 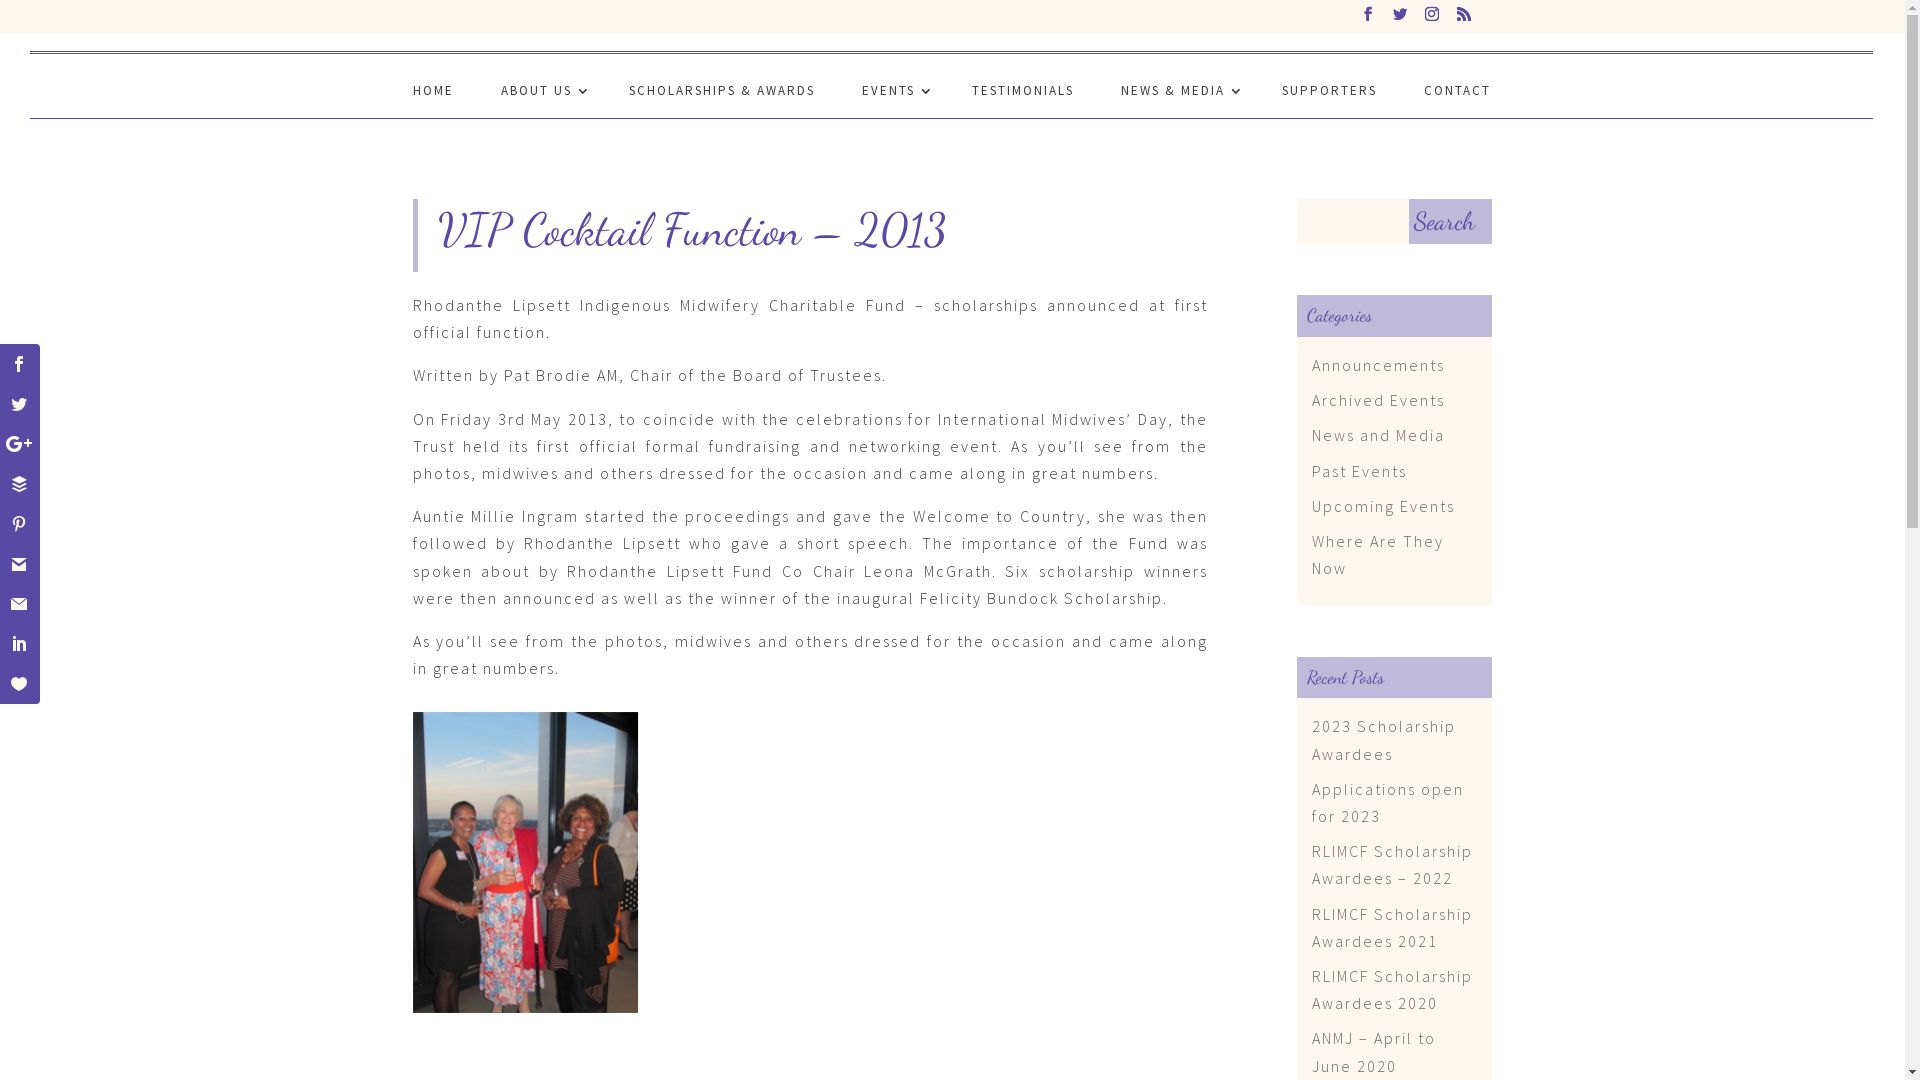 I want to click on 'Where Are They Now', so click(x=1376, y=554).